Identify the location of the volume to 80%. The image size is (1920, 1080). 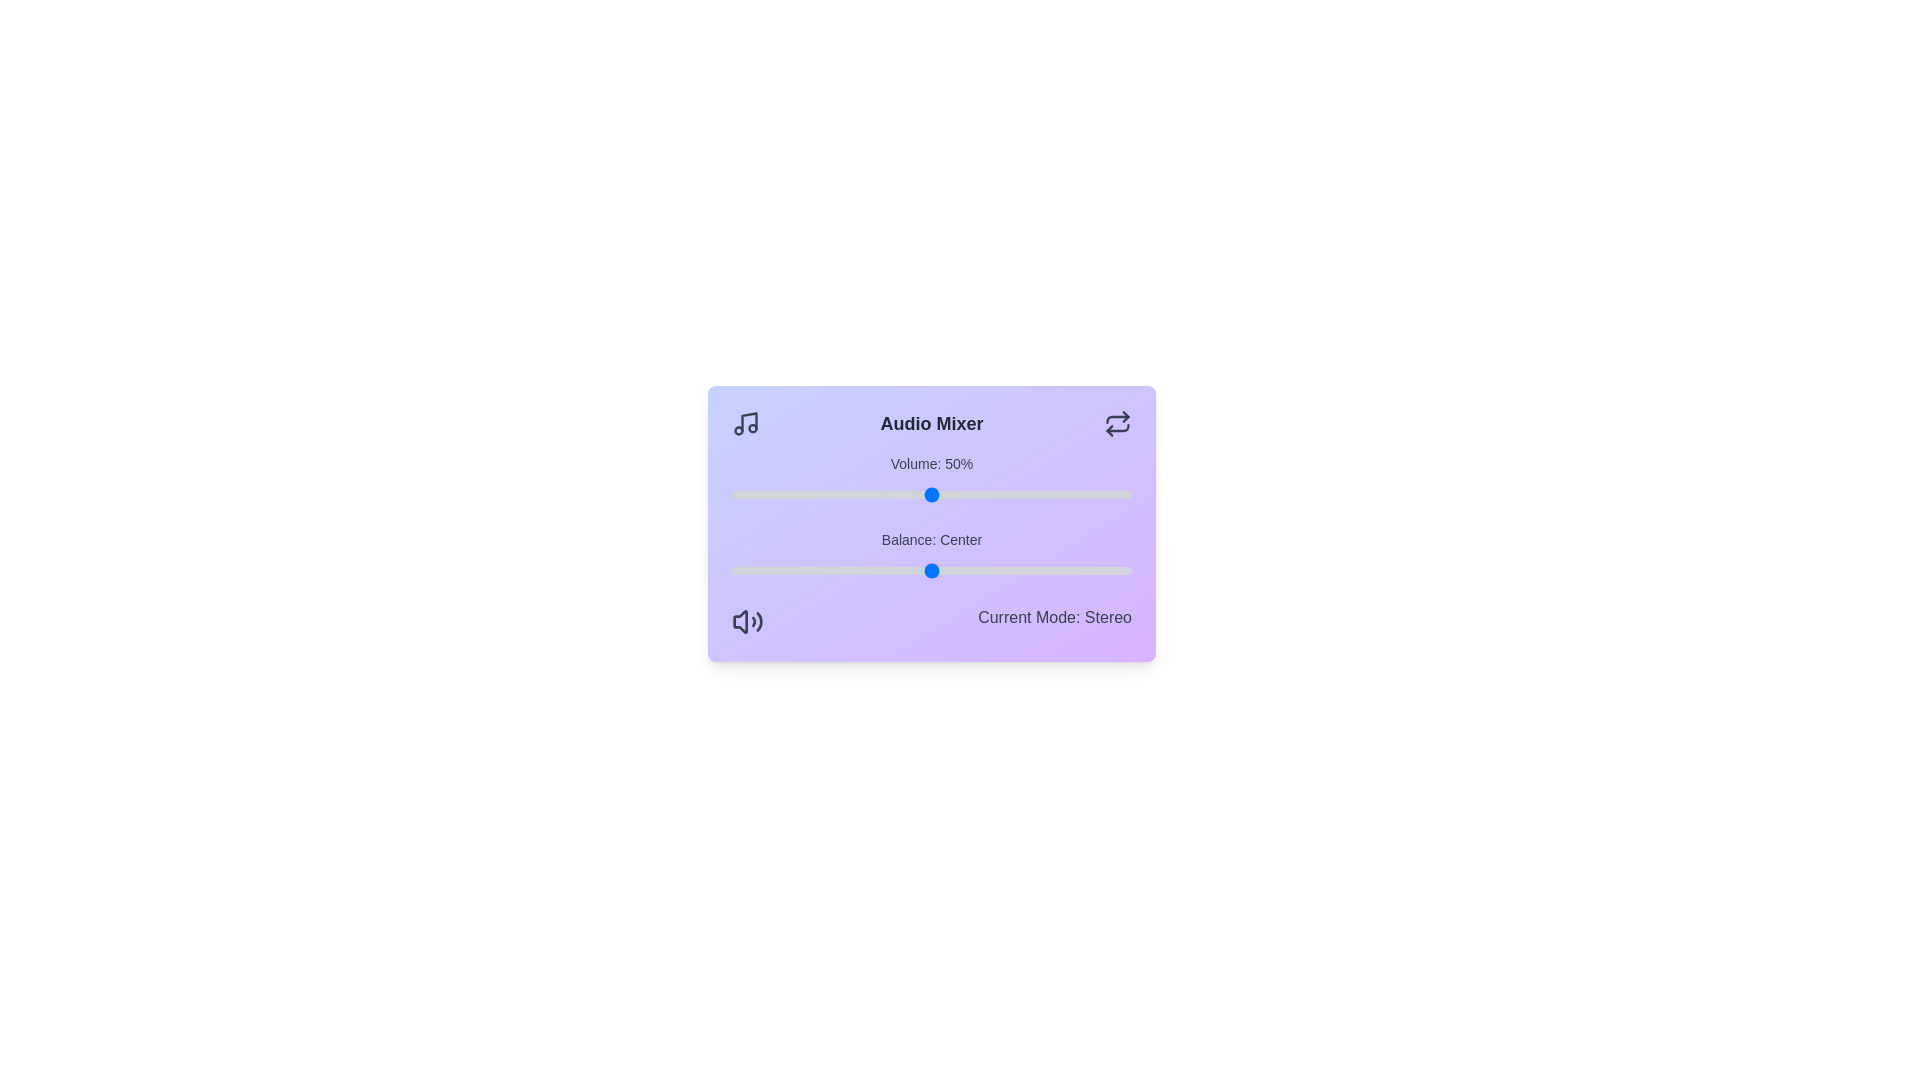
(1050, 494).